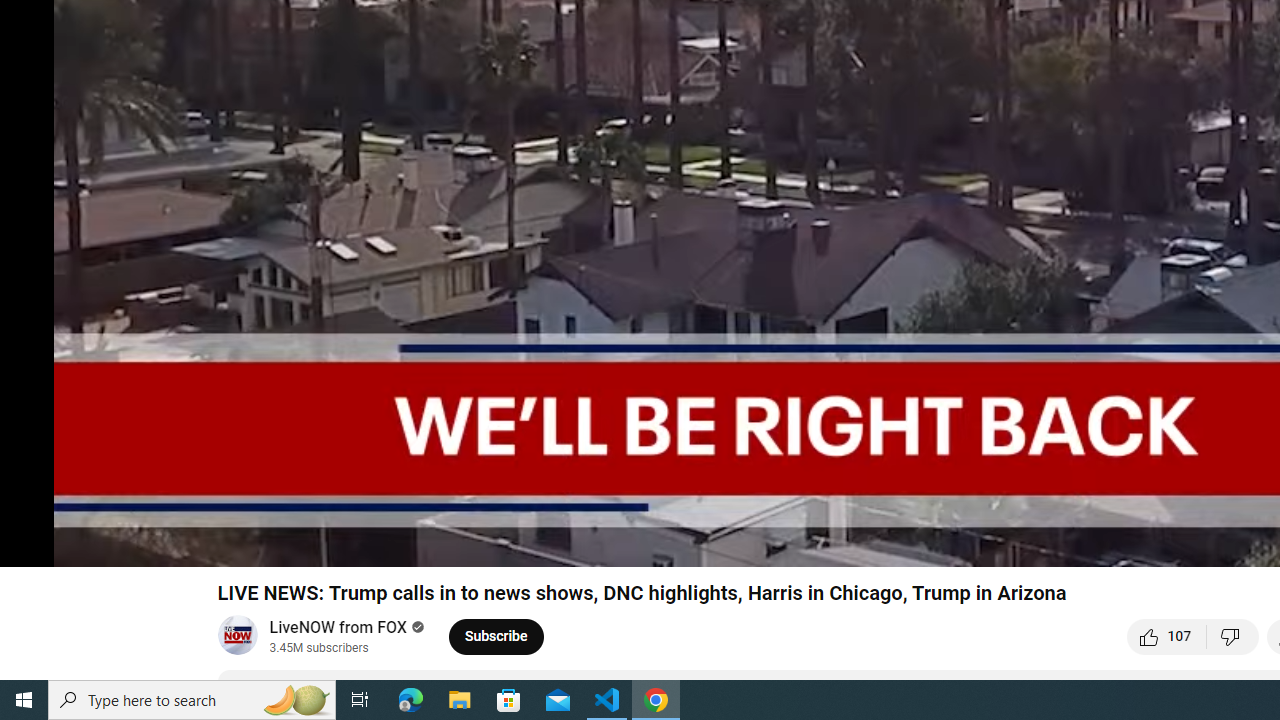 This screenshot has width=1280, height=720. Describe the element at coordinates (414, 626) in the screenshot. I see `'Verified'` at that location.